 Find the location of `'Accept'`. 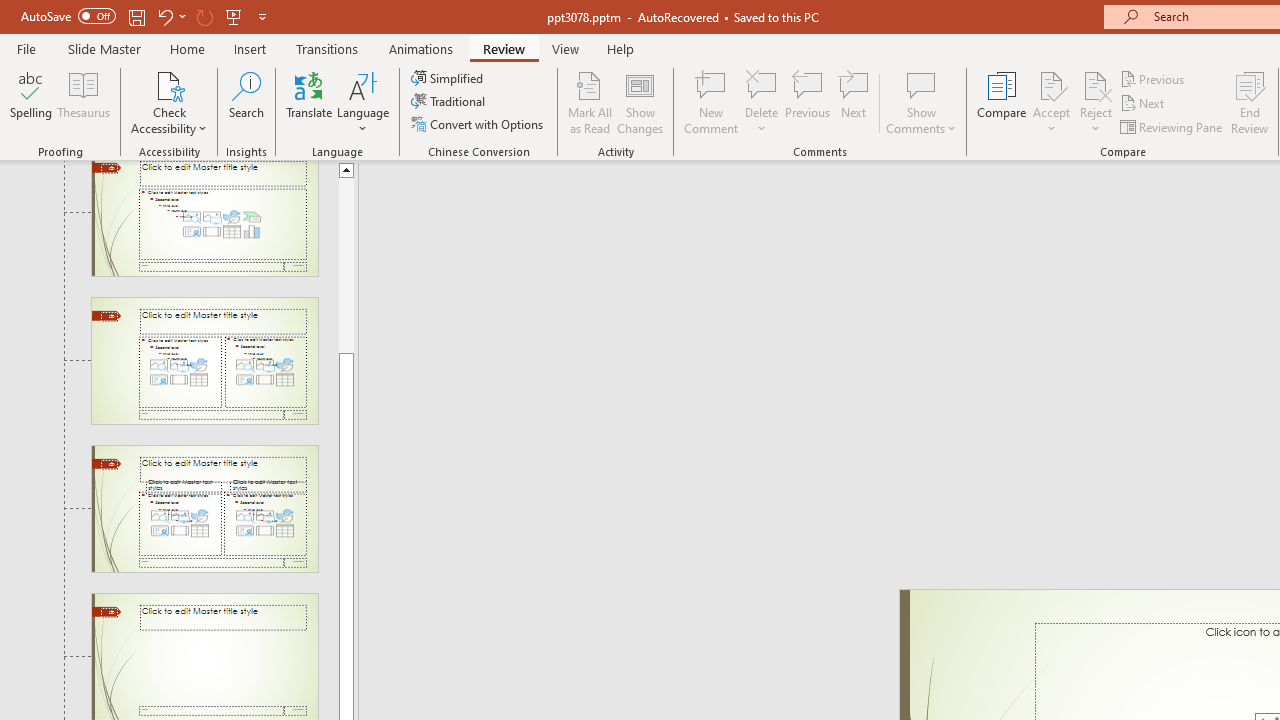

'Accept' is located at coordinates (1050, 103).